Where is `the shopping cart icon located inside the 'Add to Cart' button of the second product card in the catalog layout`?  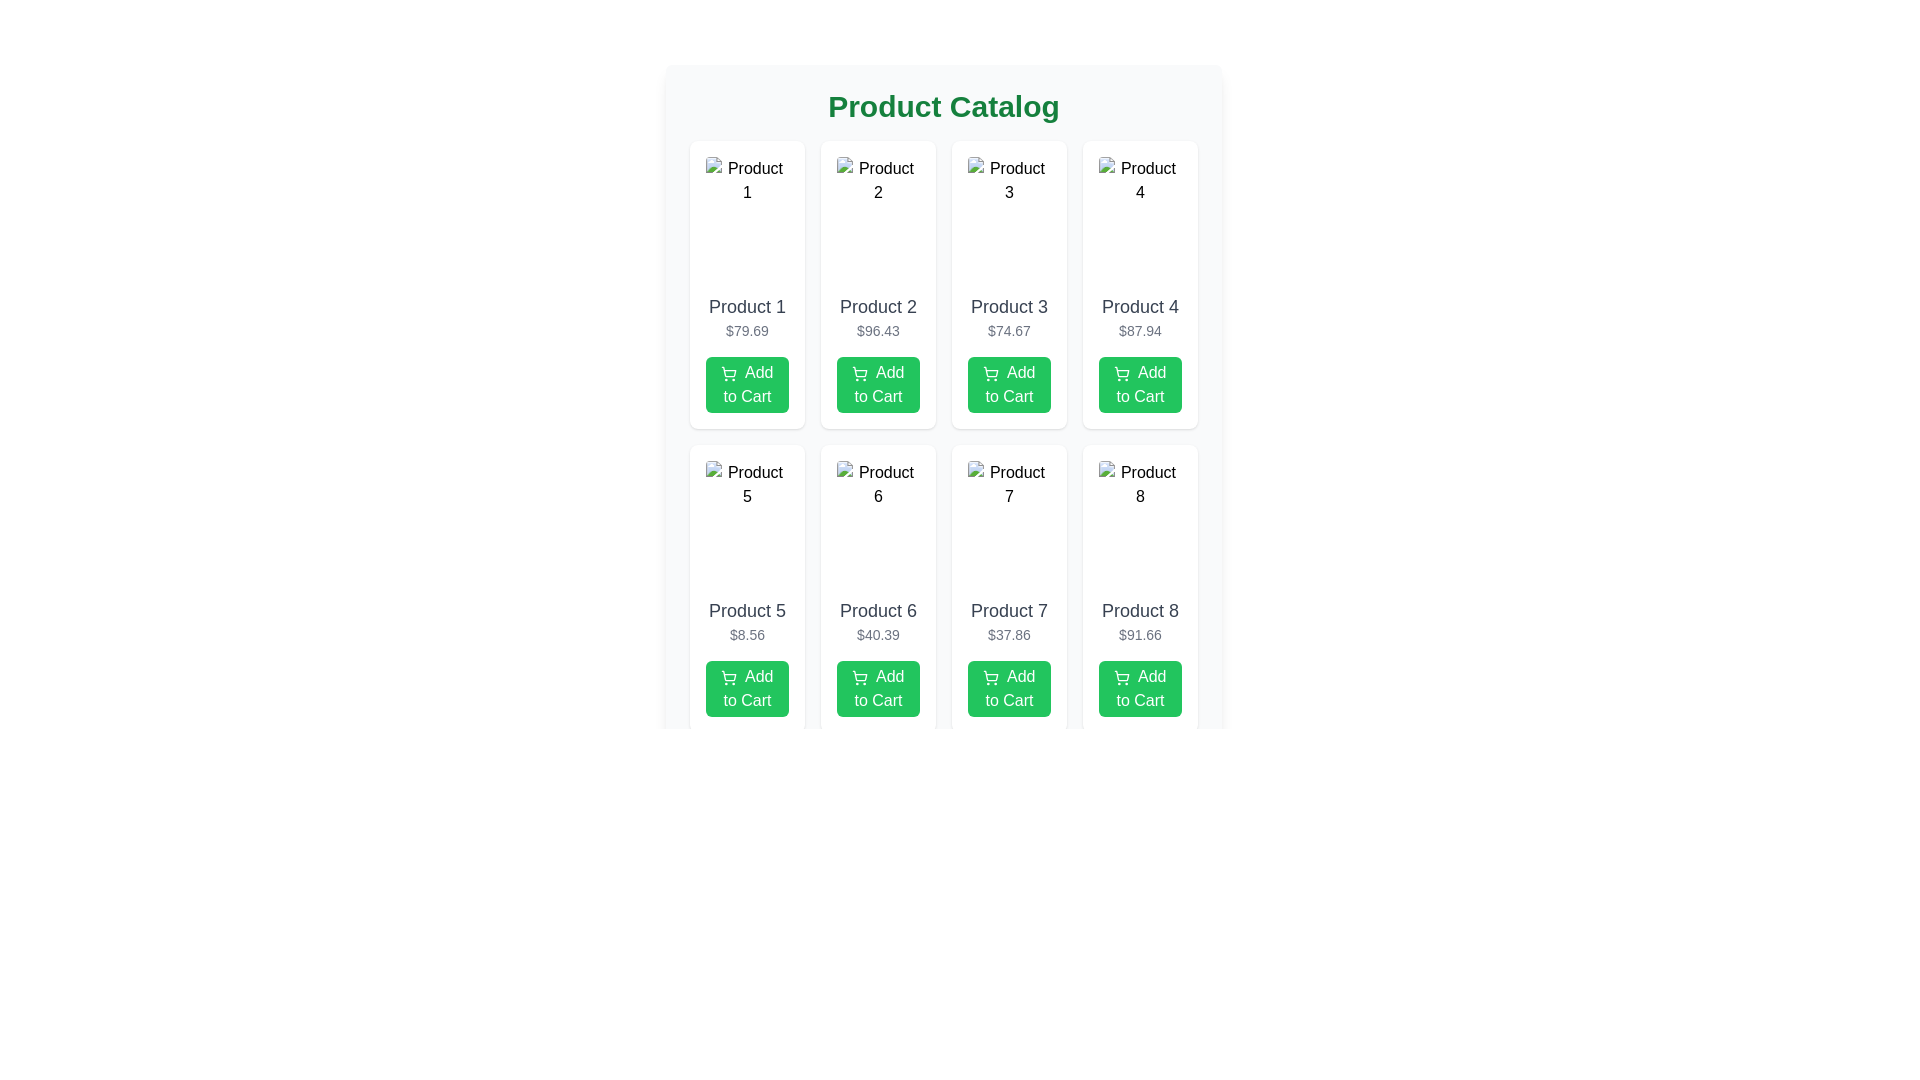 the shopping cart icon located inside the 'Add to Cart' button of the second product card in the catalog layout is located at coordinates (860, 371).